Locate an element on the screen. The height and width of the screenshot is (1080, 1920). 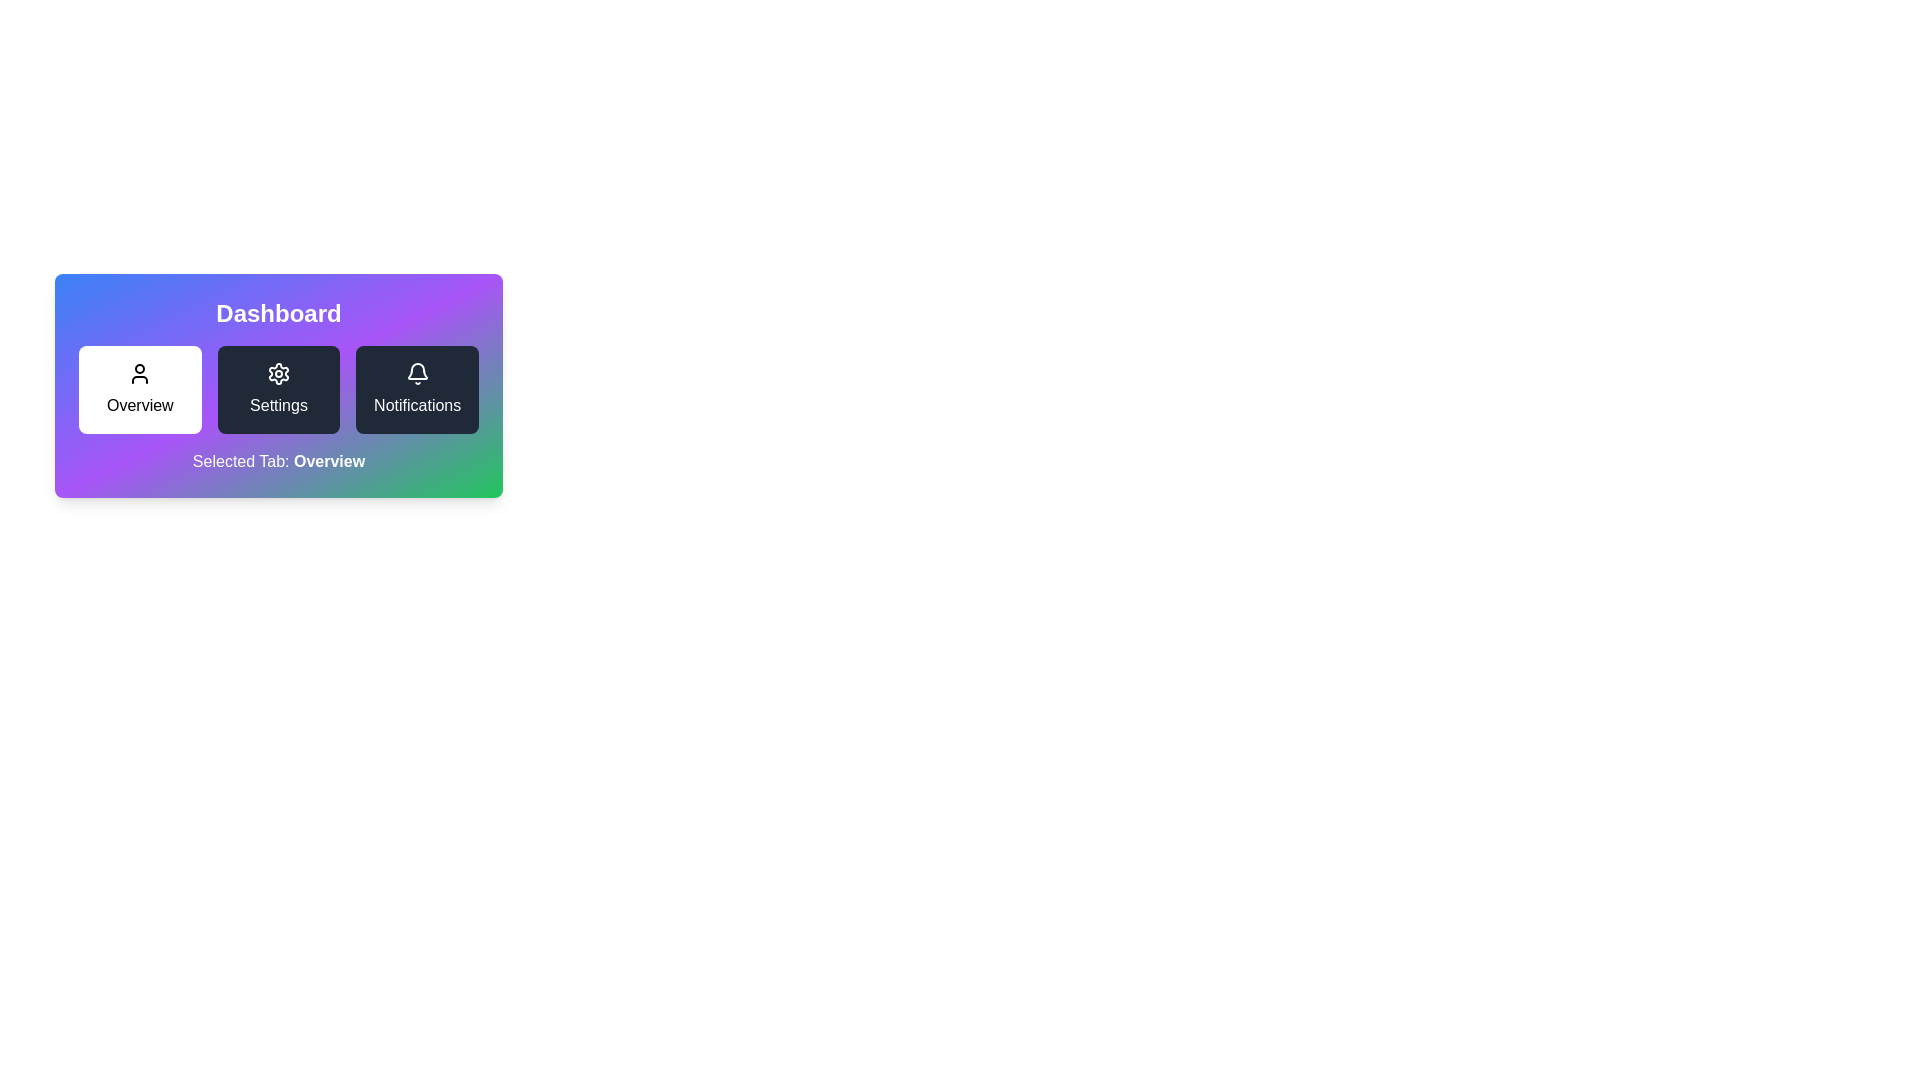
the 'Notifications' card, which is the last card in a row of three cards in the grid on the 'Dashboard' is located at coordinates (416, 389).